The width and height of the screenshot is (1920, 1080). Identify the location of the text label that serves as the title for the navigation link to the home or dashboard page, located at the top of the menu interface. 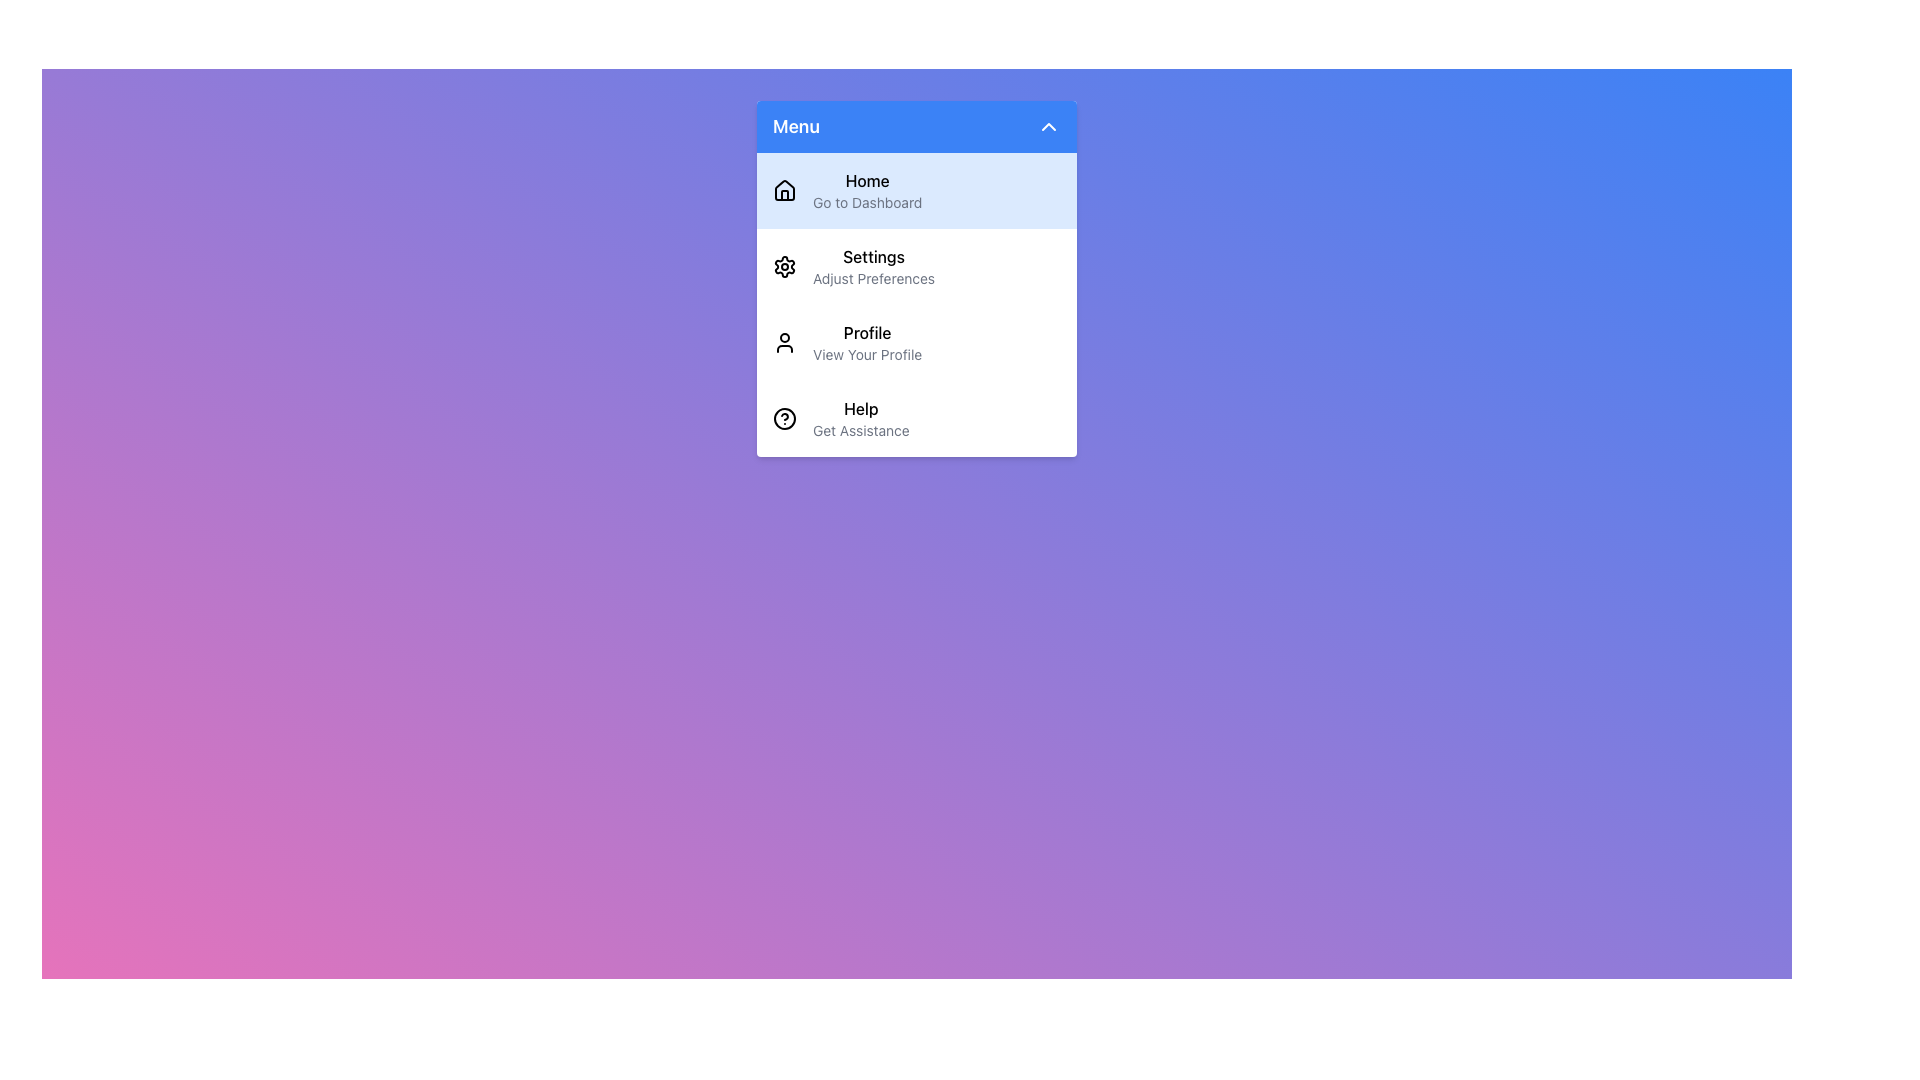
(867, 181).